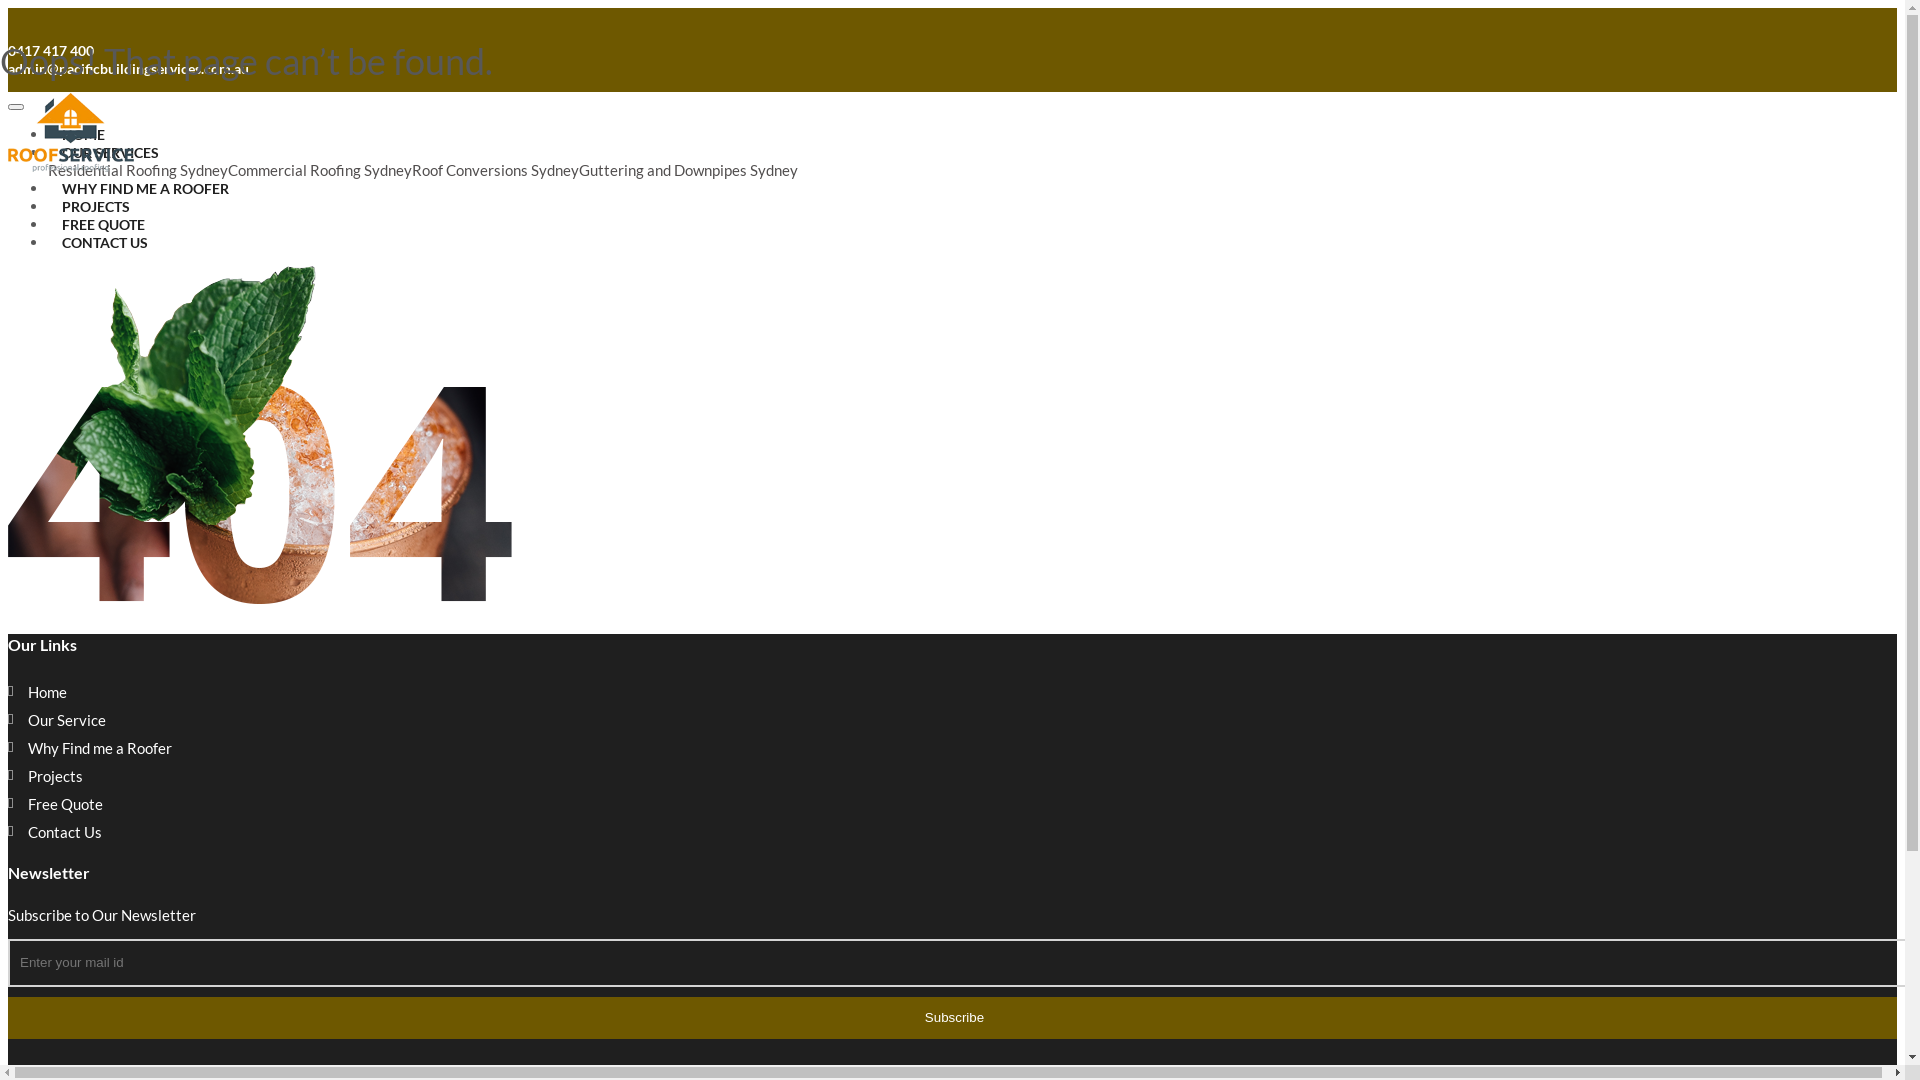 The width and height of the screenshot is (1920, 1080). What do you see at coordinates (8, 49) in the screenshot?
I see `'0417 417 400'` at bounding box center [8, 49].